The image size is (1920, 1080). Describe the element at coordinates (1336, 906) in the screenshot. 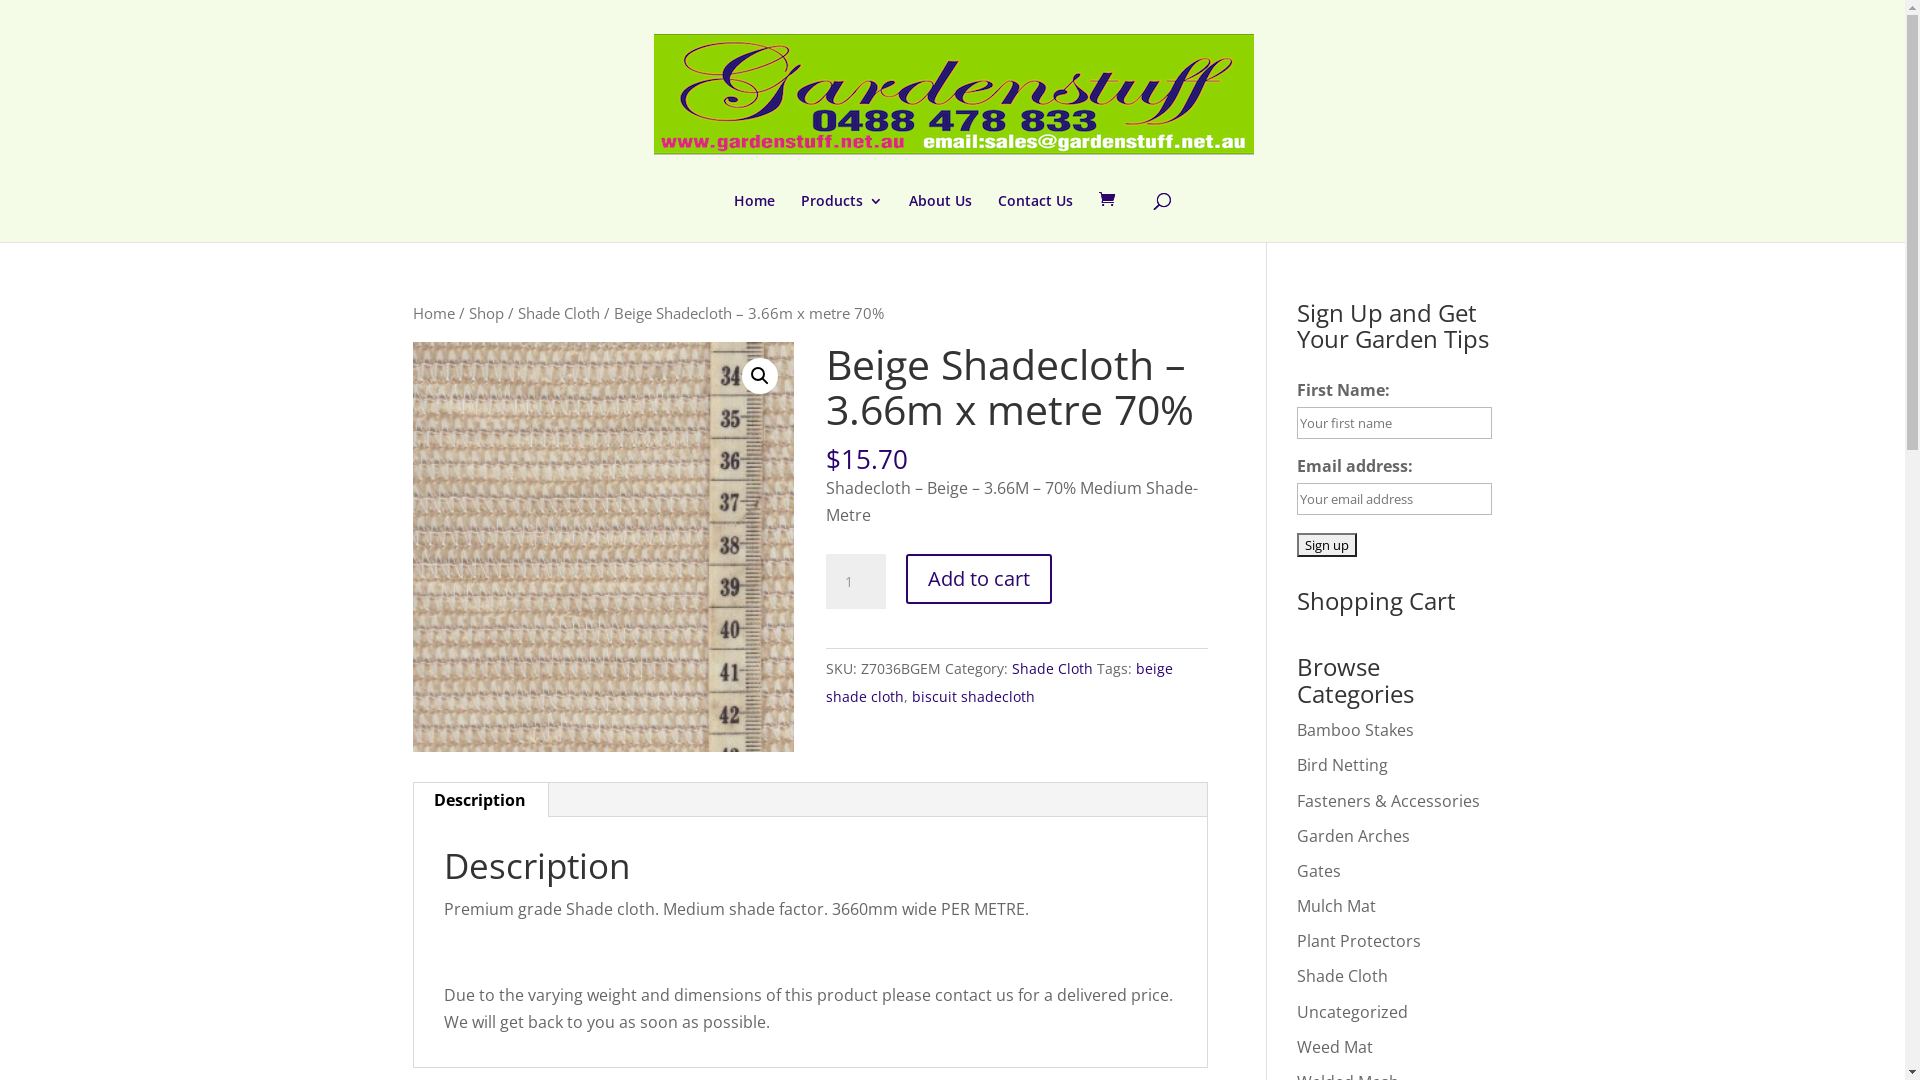

I see `'Mulch Mat'` at that location.